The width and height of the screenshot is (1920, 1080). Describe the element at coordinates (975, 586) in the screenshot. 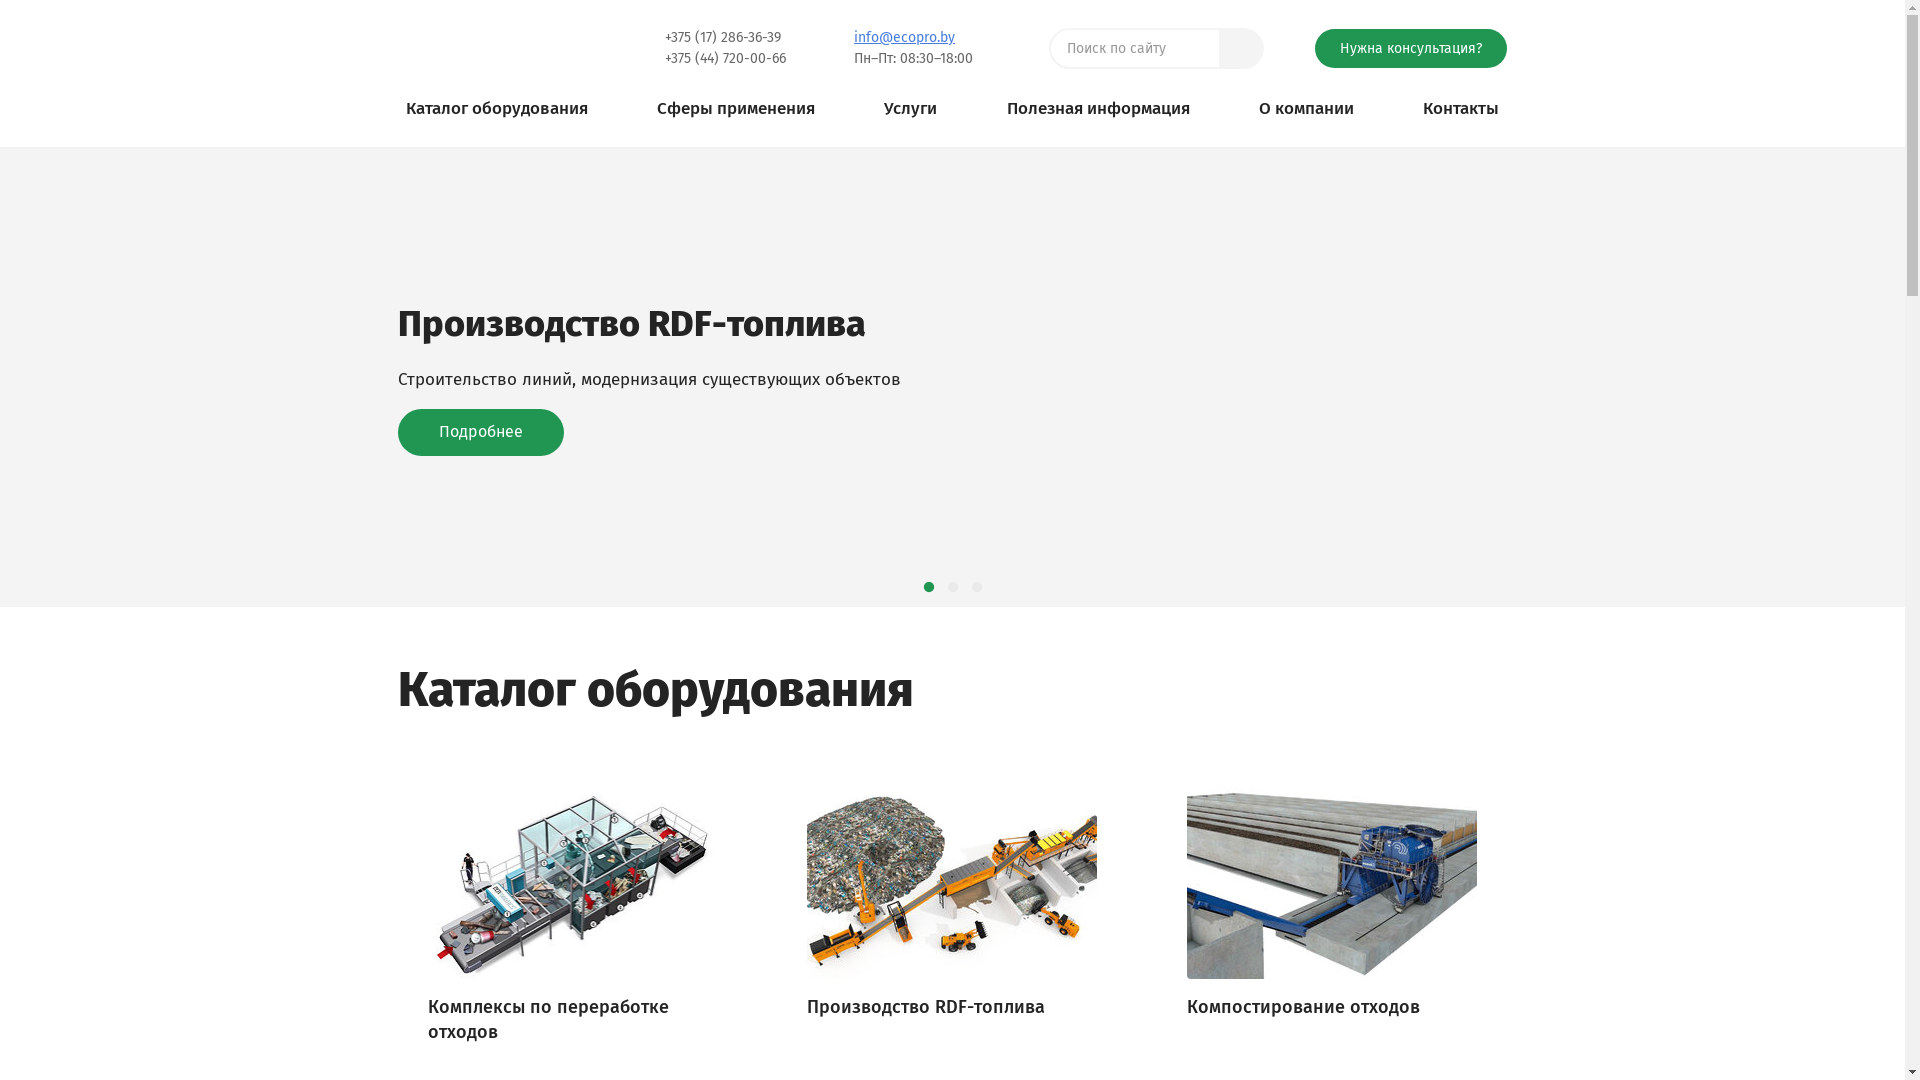

I see `'3'` at that location.